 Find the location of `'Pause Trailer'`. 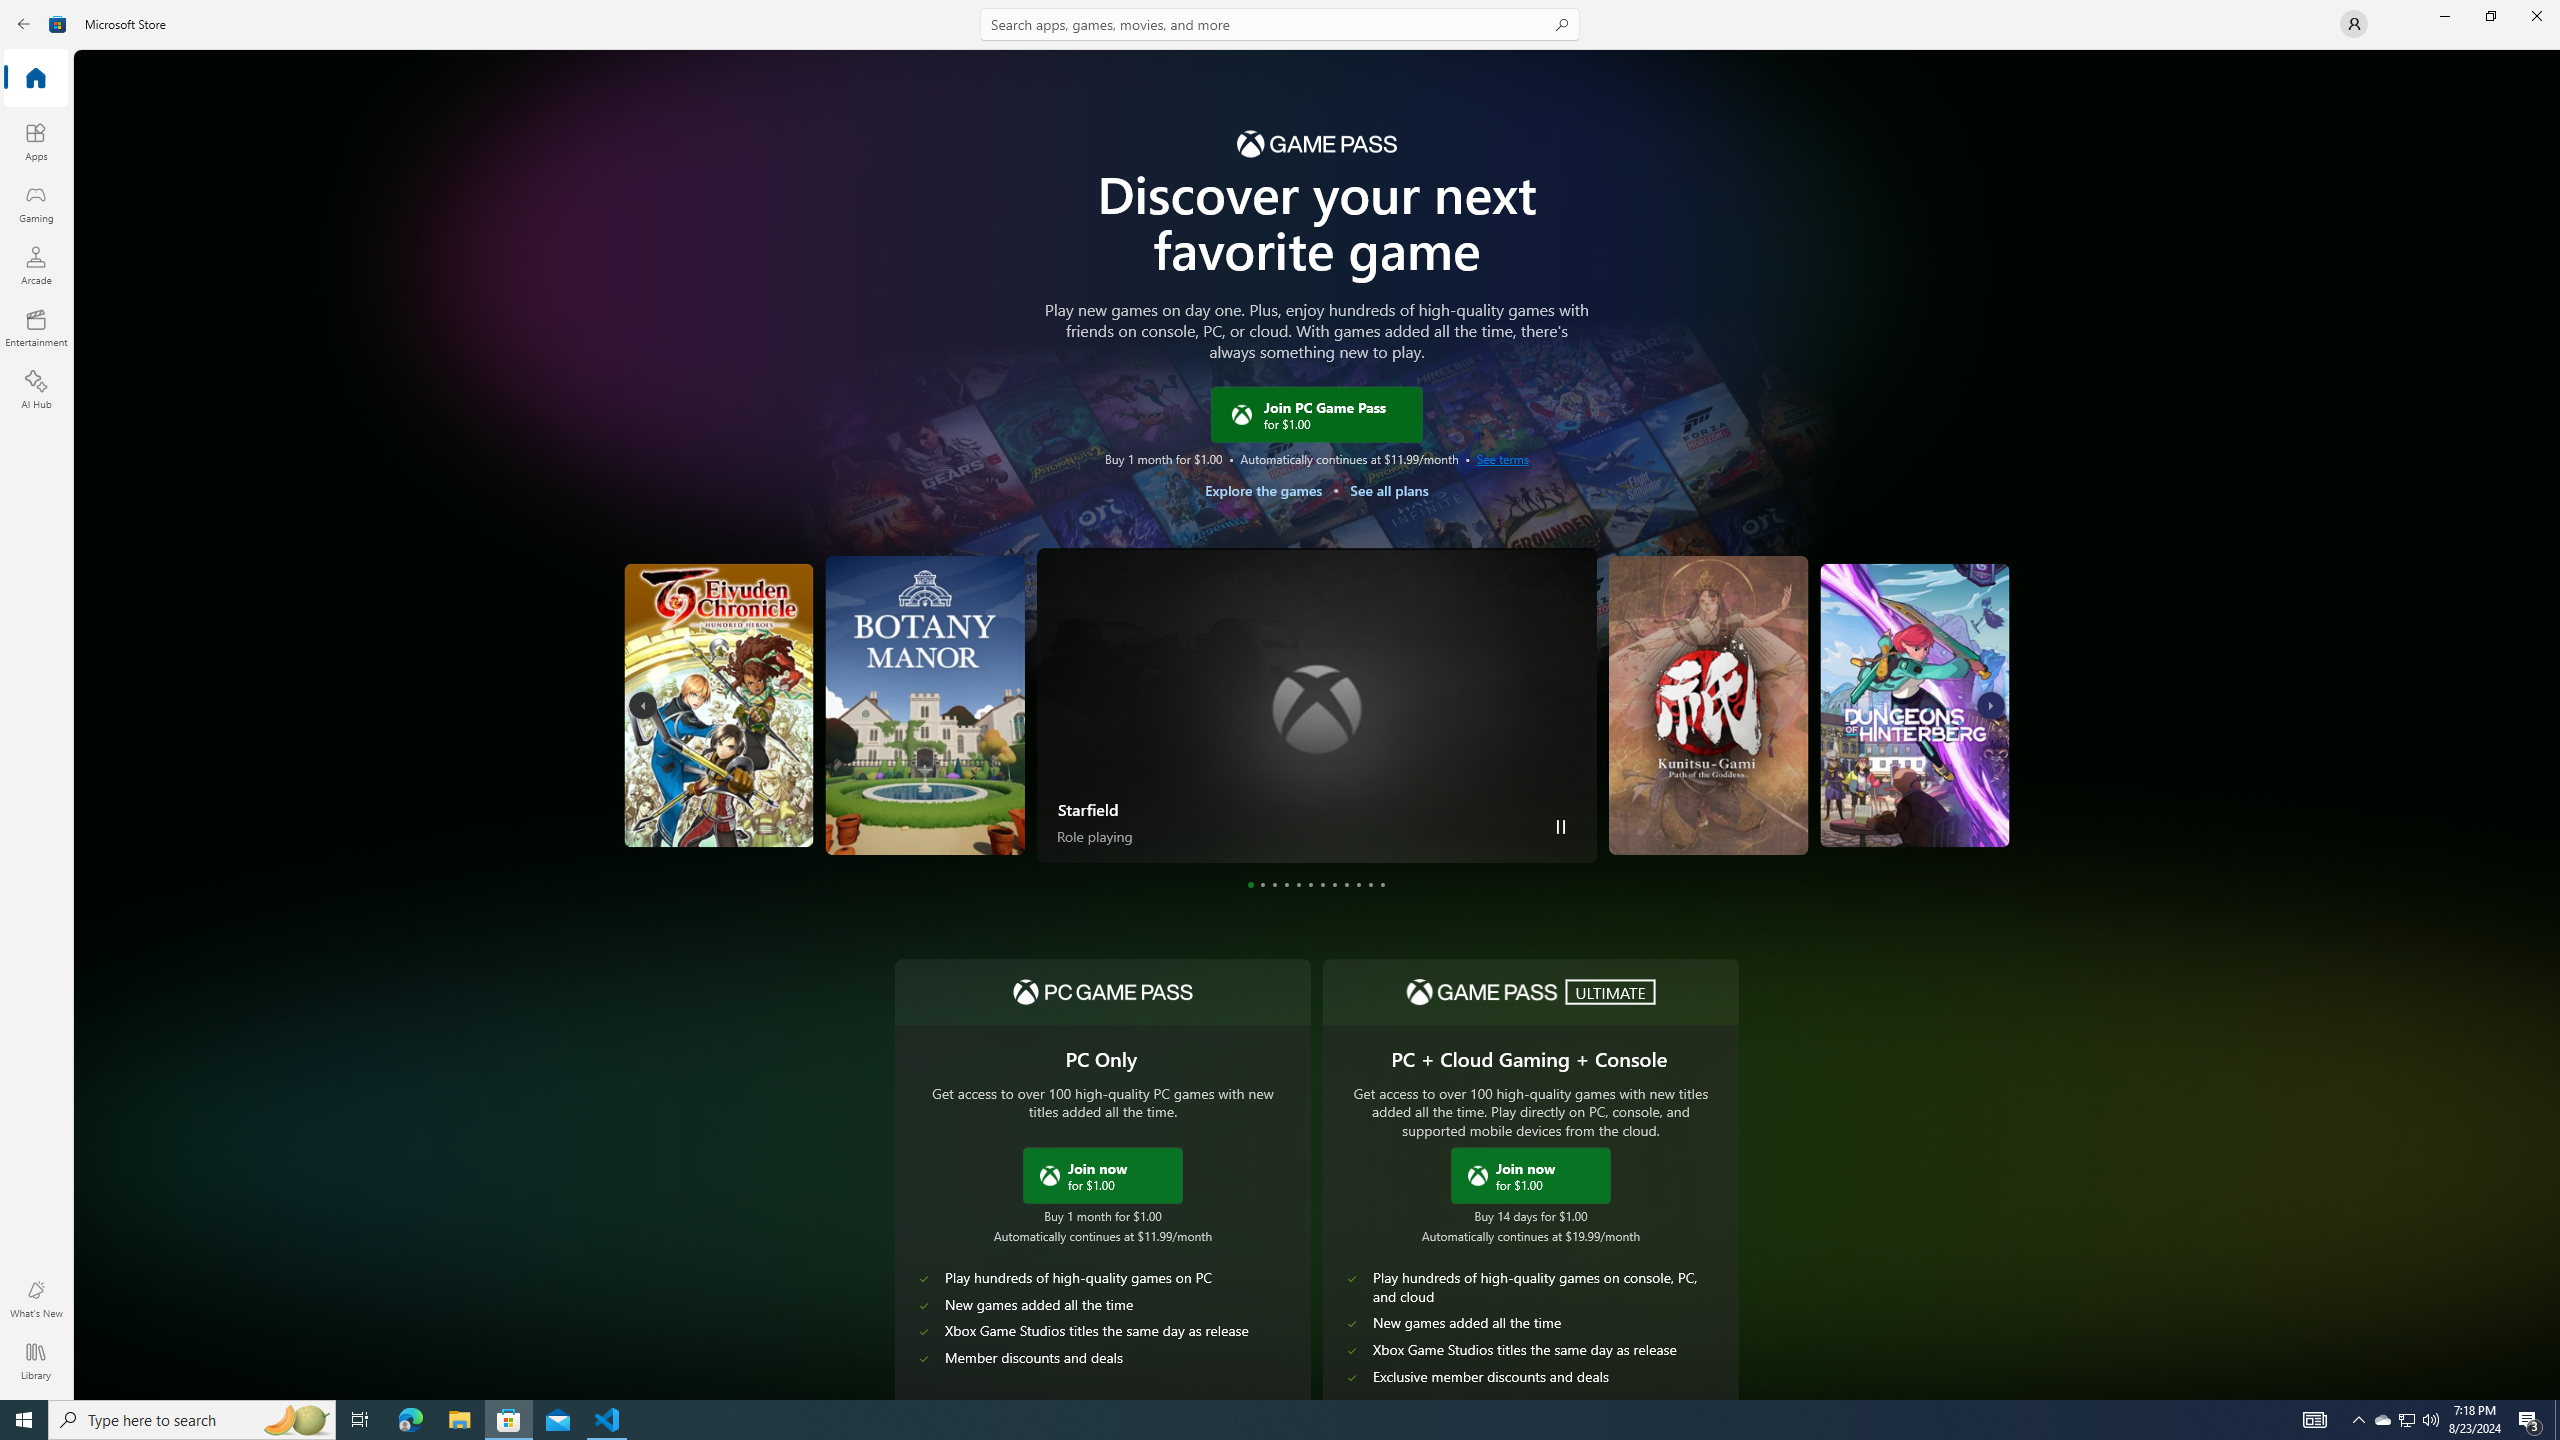

'Pause Trailer' is located at coordinates (1561, 826).